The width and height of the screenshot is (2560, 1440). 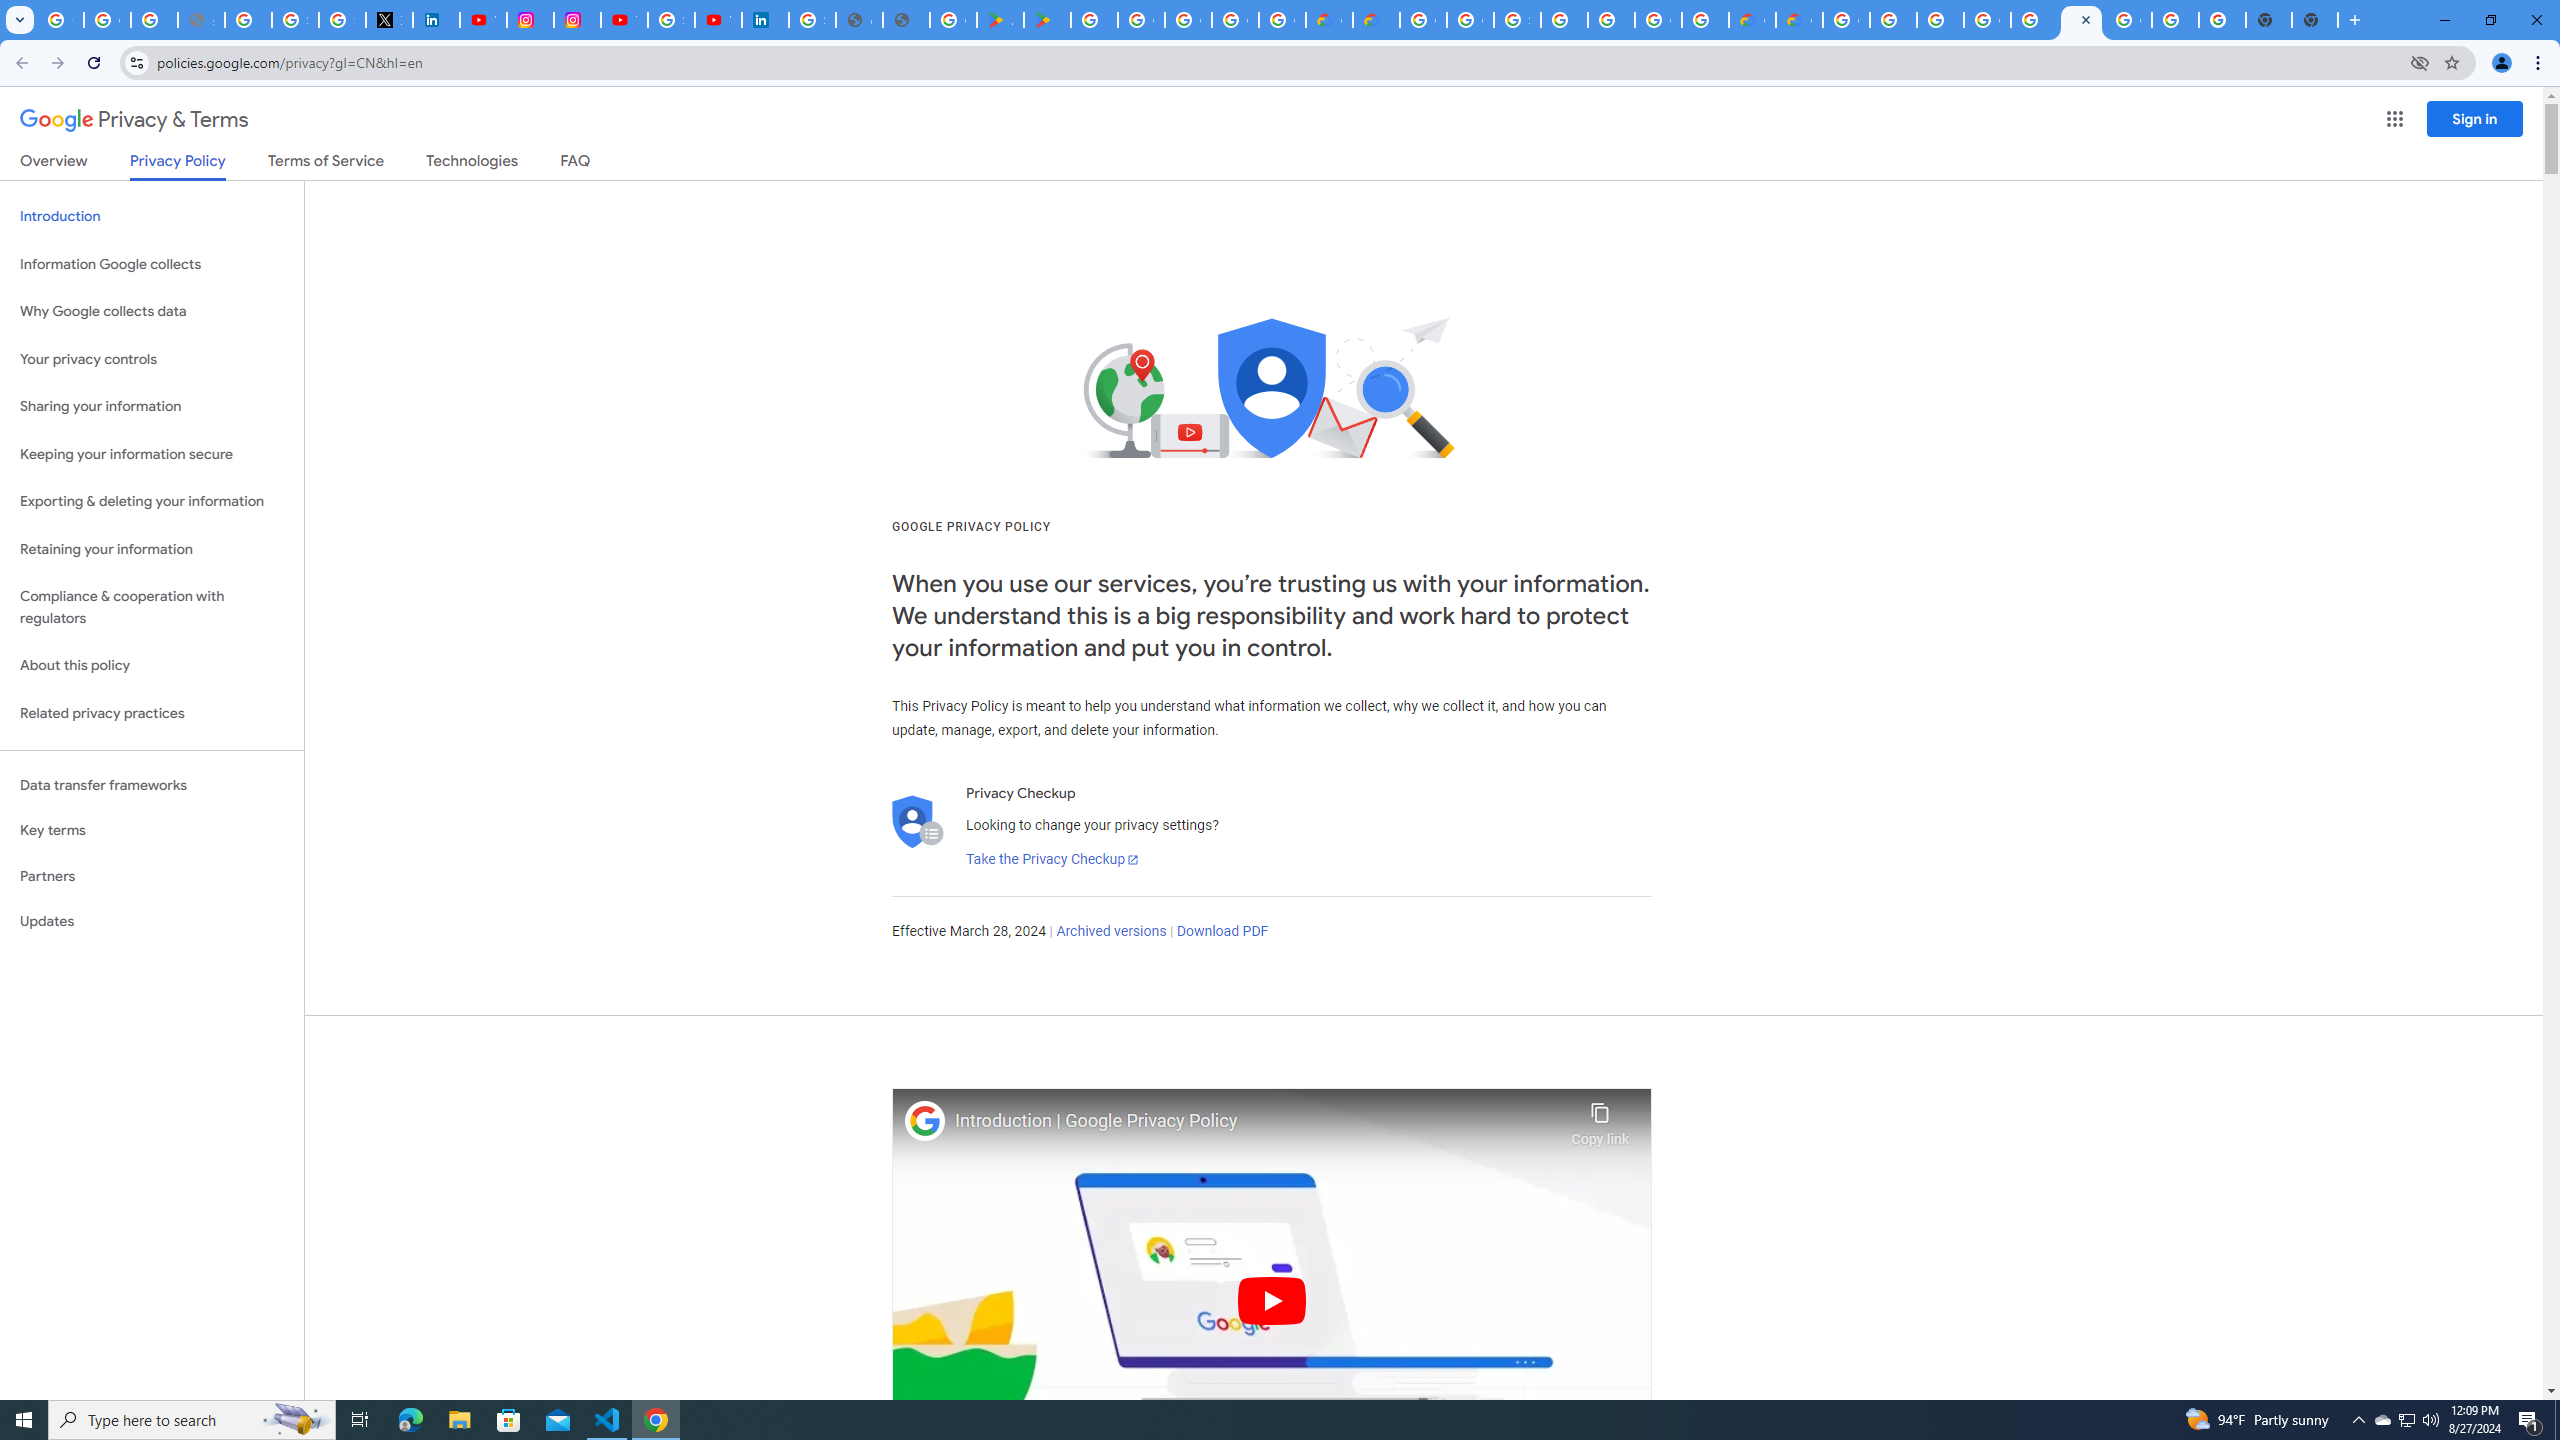 I want to click on 'Google Workspace - Specific Terms', so click(x=1281, y=19).